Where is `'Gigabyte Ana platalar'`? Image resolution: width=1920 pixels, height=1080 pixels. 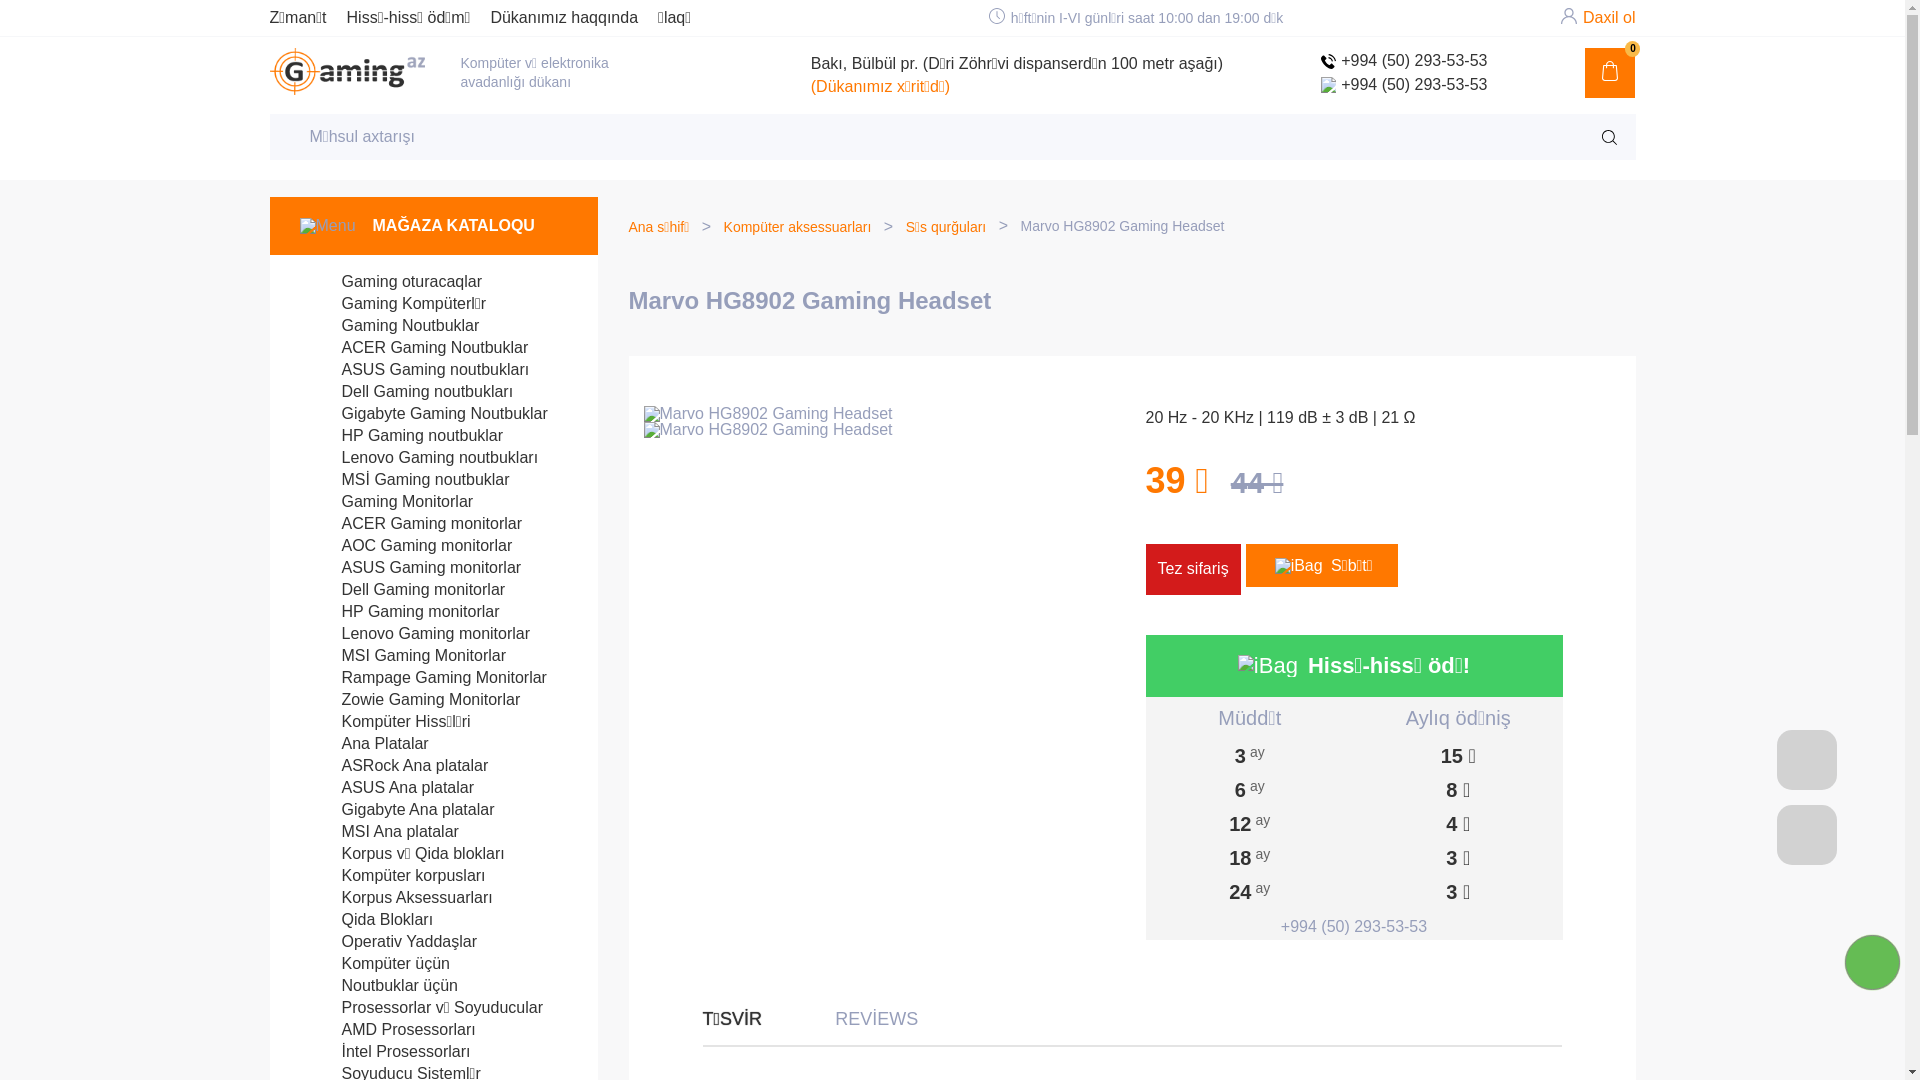 'Gigabyte Ana platalar' is located at coordinates (397, 808).